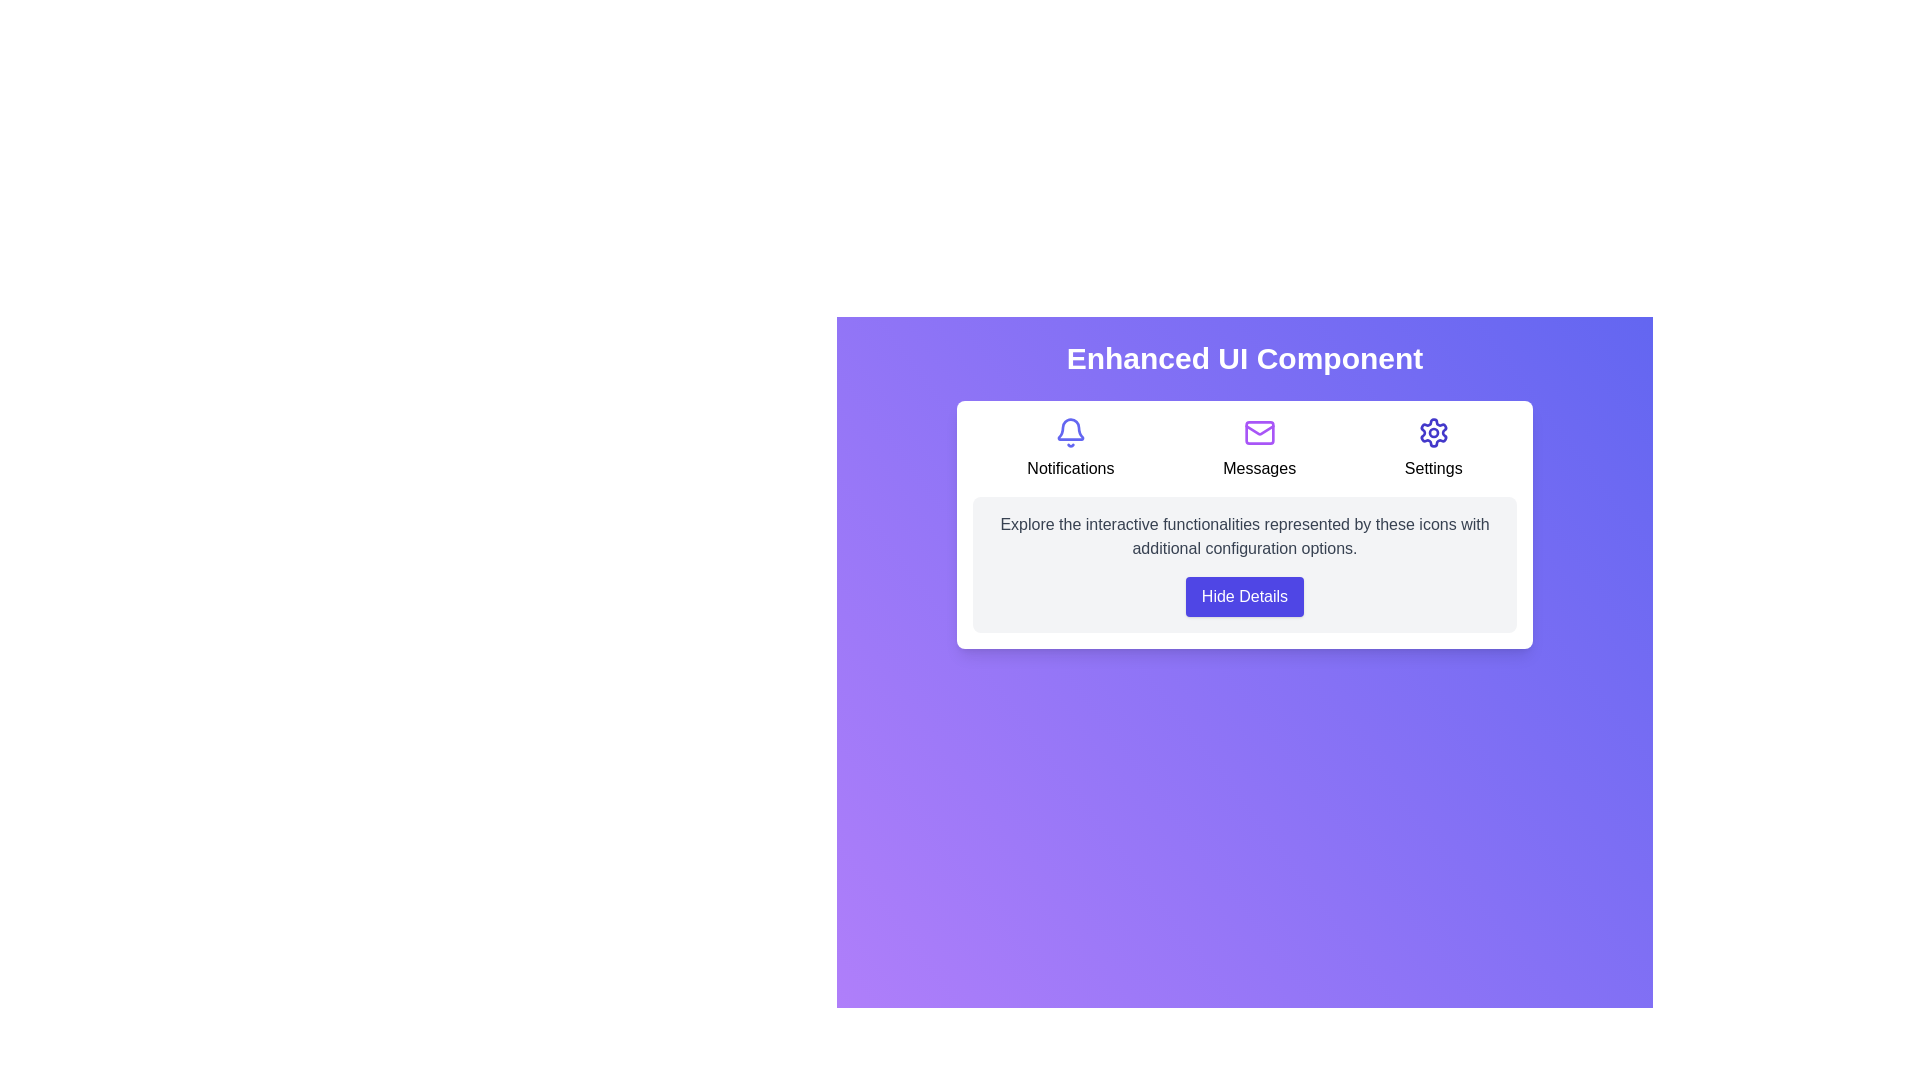  I want to click on the 'Settings' button with icon and label, so click(1432, 447).